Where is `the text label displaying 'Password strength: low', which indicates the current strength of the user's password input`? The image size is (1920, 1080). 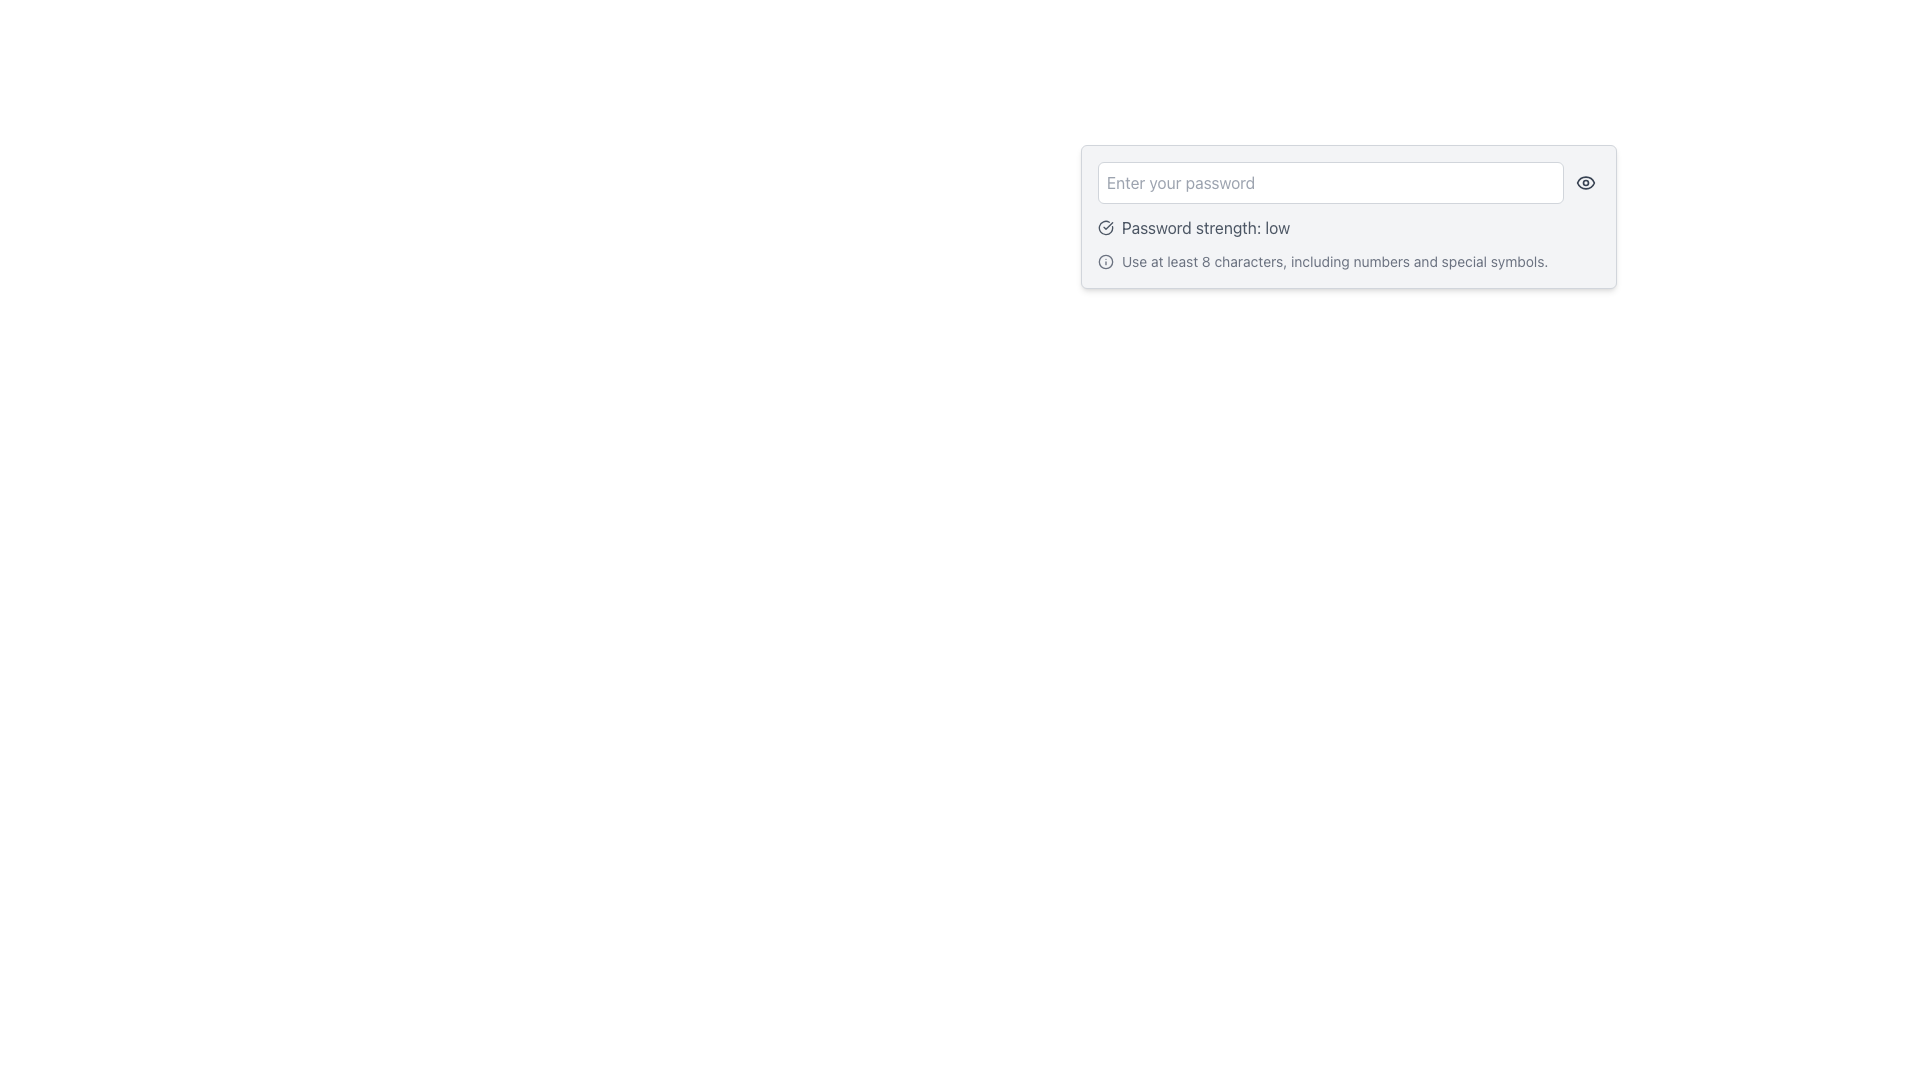
the text label displaying 'Password strength: low', which indicates the current strength of the user's password input is located at coordinates (1205, 226).